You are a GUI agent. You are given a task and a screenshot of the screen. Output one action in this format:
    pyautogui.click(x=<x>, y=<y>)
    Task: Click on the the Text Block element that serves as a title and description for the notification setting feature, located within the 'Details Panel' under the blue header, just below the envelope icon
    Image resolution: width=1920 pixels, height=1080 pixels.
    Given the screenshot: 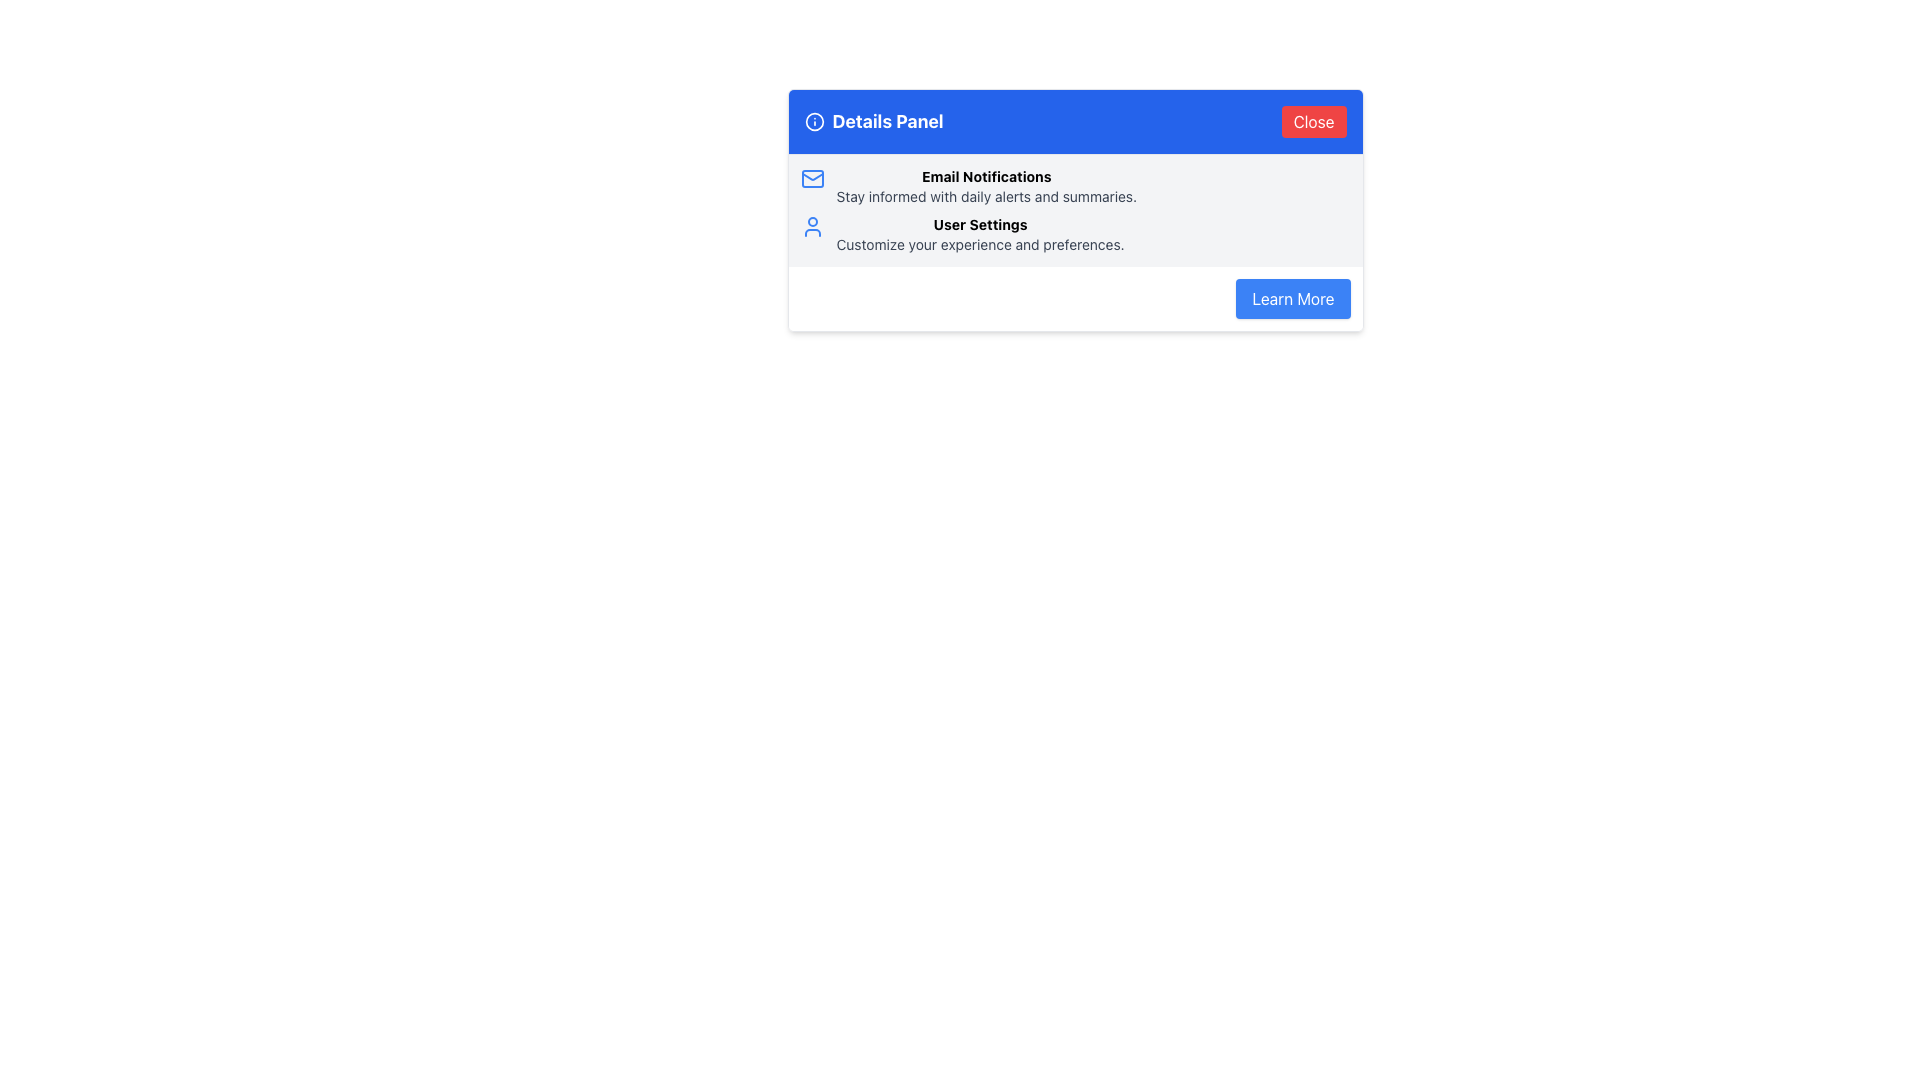 What is the action you would take?
    pyautogui.click(x=986, y=186)
    